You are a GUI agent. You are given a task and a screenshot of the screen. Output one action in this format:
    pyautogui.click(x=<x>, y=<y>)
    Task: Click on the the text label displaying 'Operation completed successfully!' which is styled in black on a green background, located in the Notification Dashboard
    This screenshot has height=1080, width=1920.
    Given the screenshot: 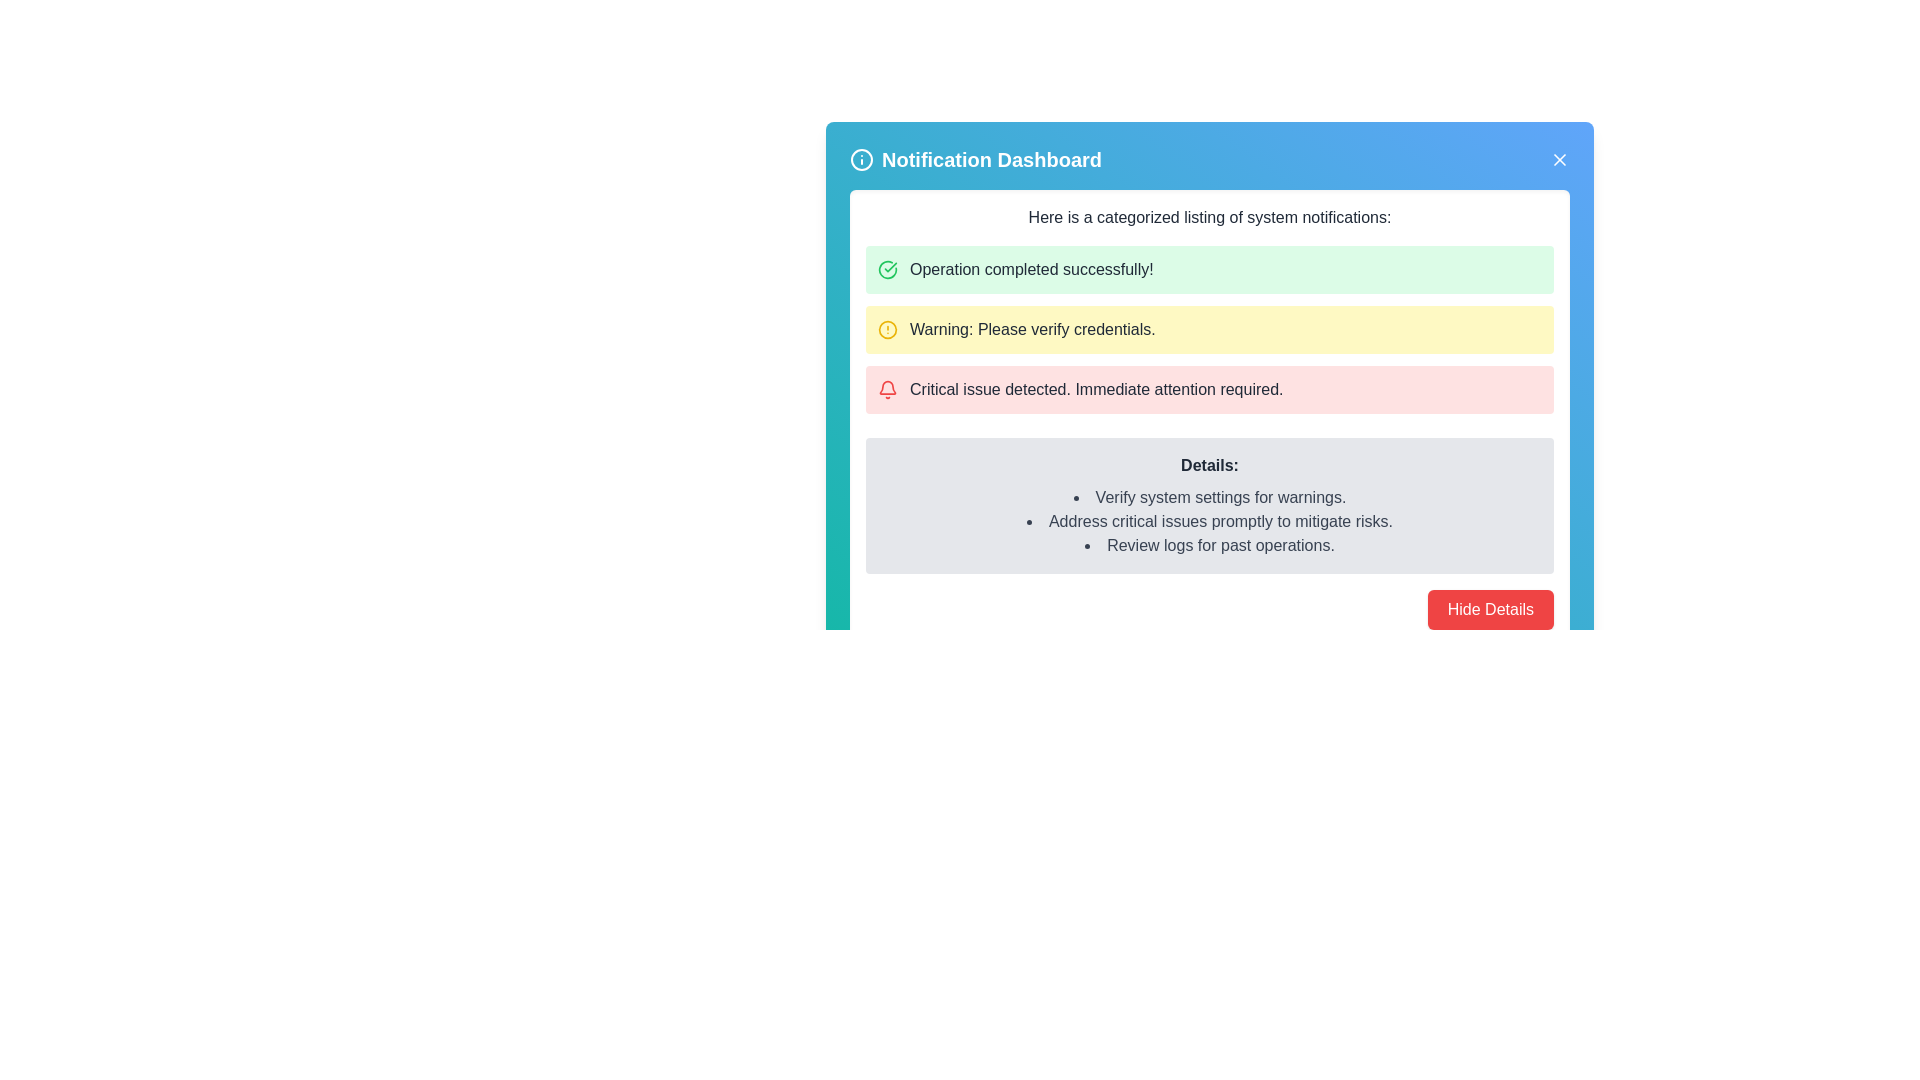 What is the action you would take?
    pyautogui.click(x=1031, y=270)
    